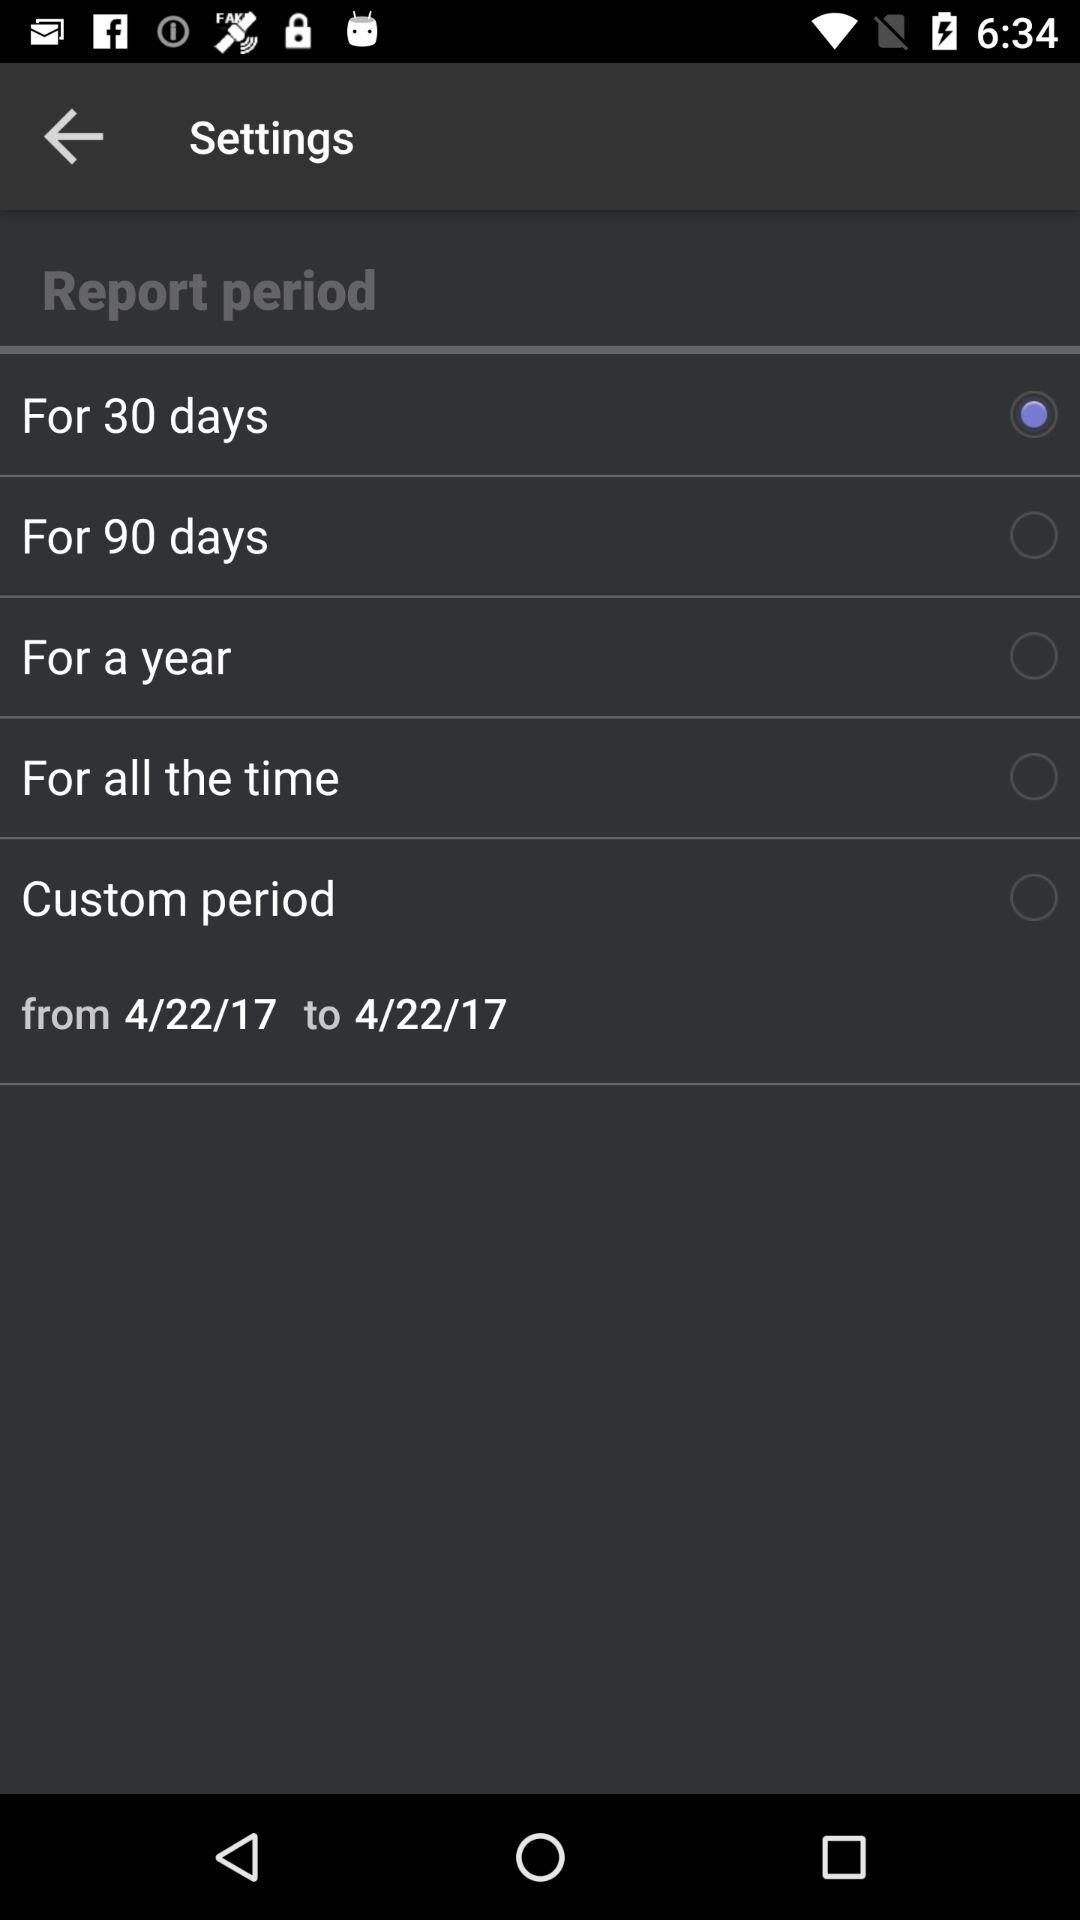 The image size is (1080, 1920). I want to click on from item, so click(64, 1012).